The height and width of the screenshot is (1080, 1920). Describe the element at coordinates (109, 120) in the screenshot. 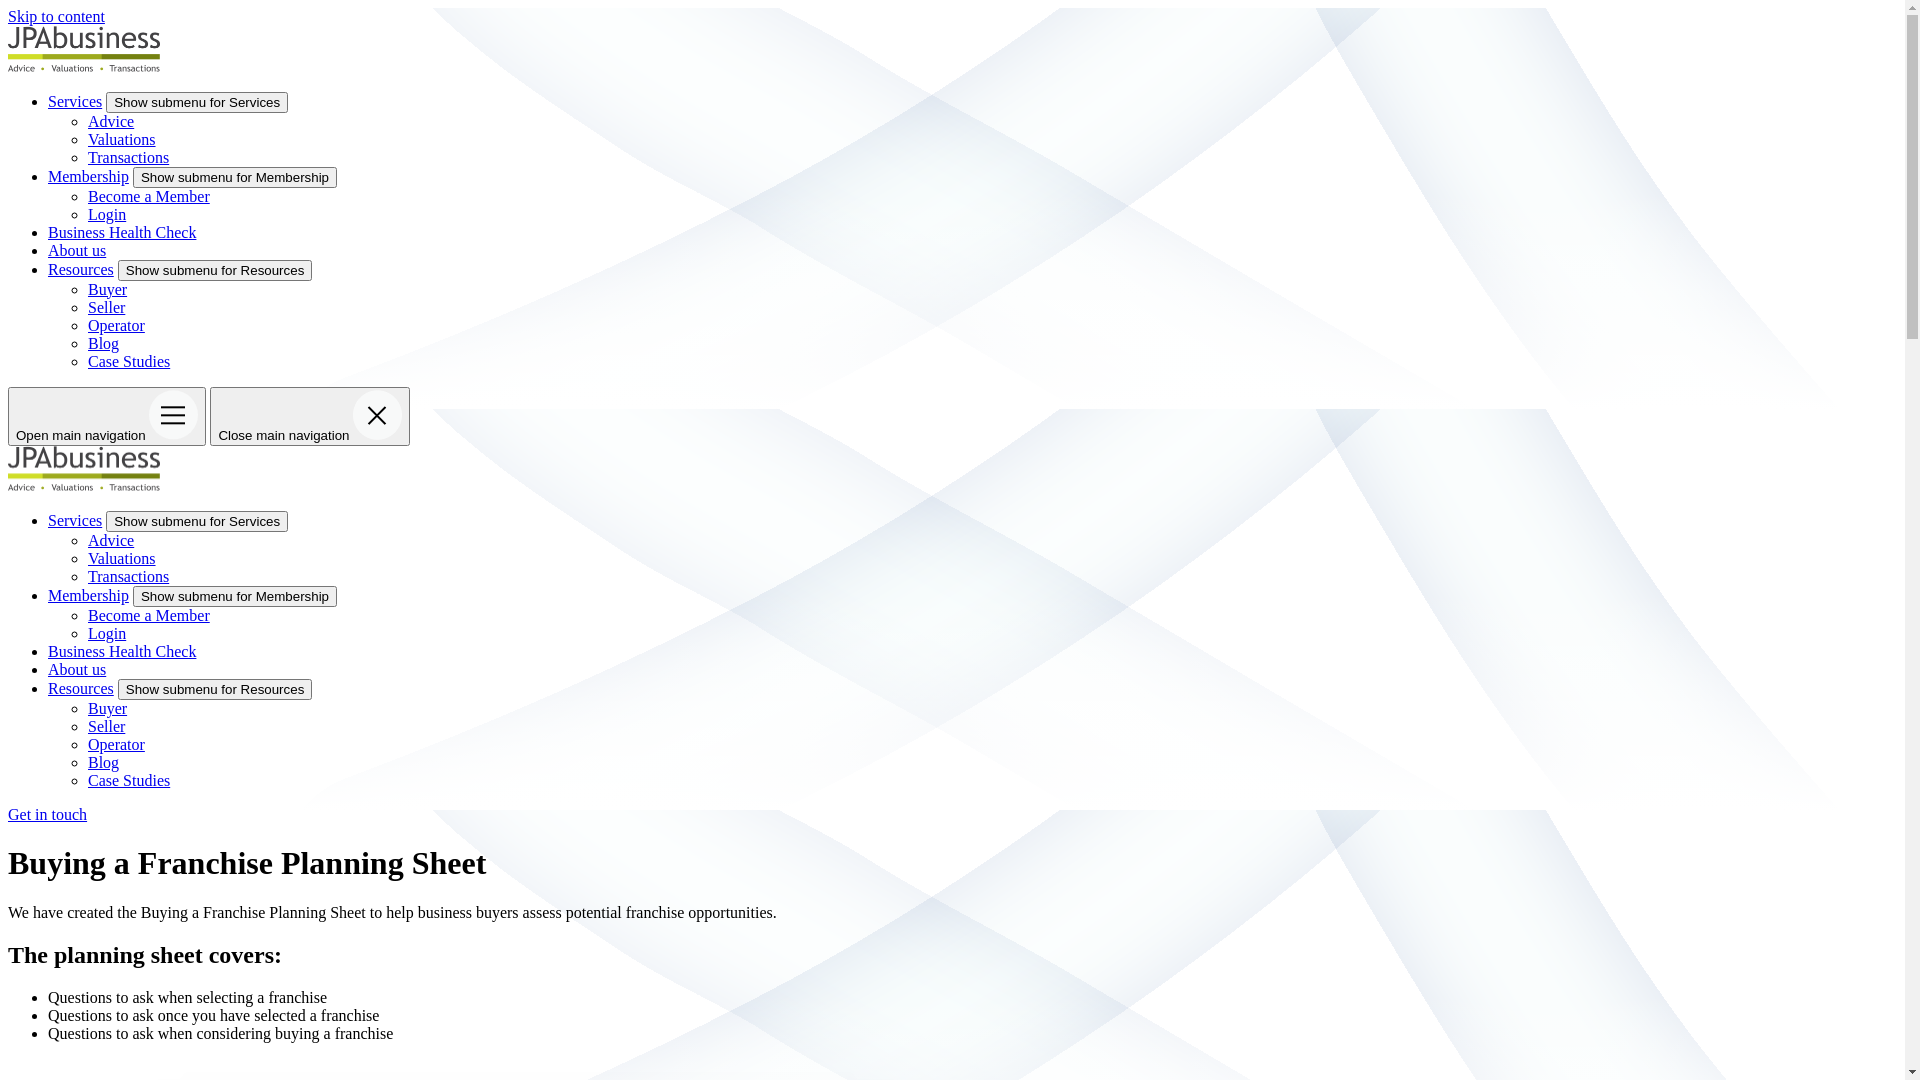

I see `'Advice'` at that location.